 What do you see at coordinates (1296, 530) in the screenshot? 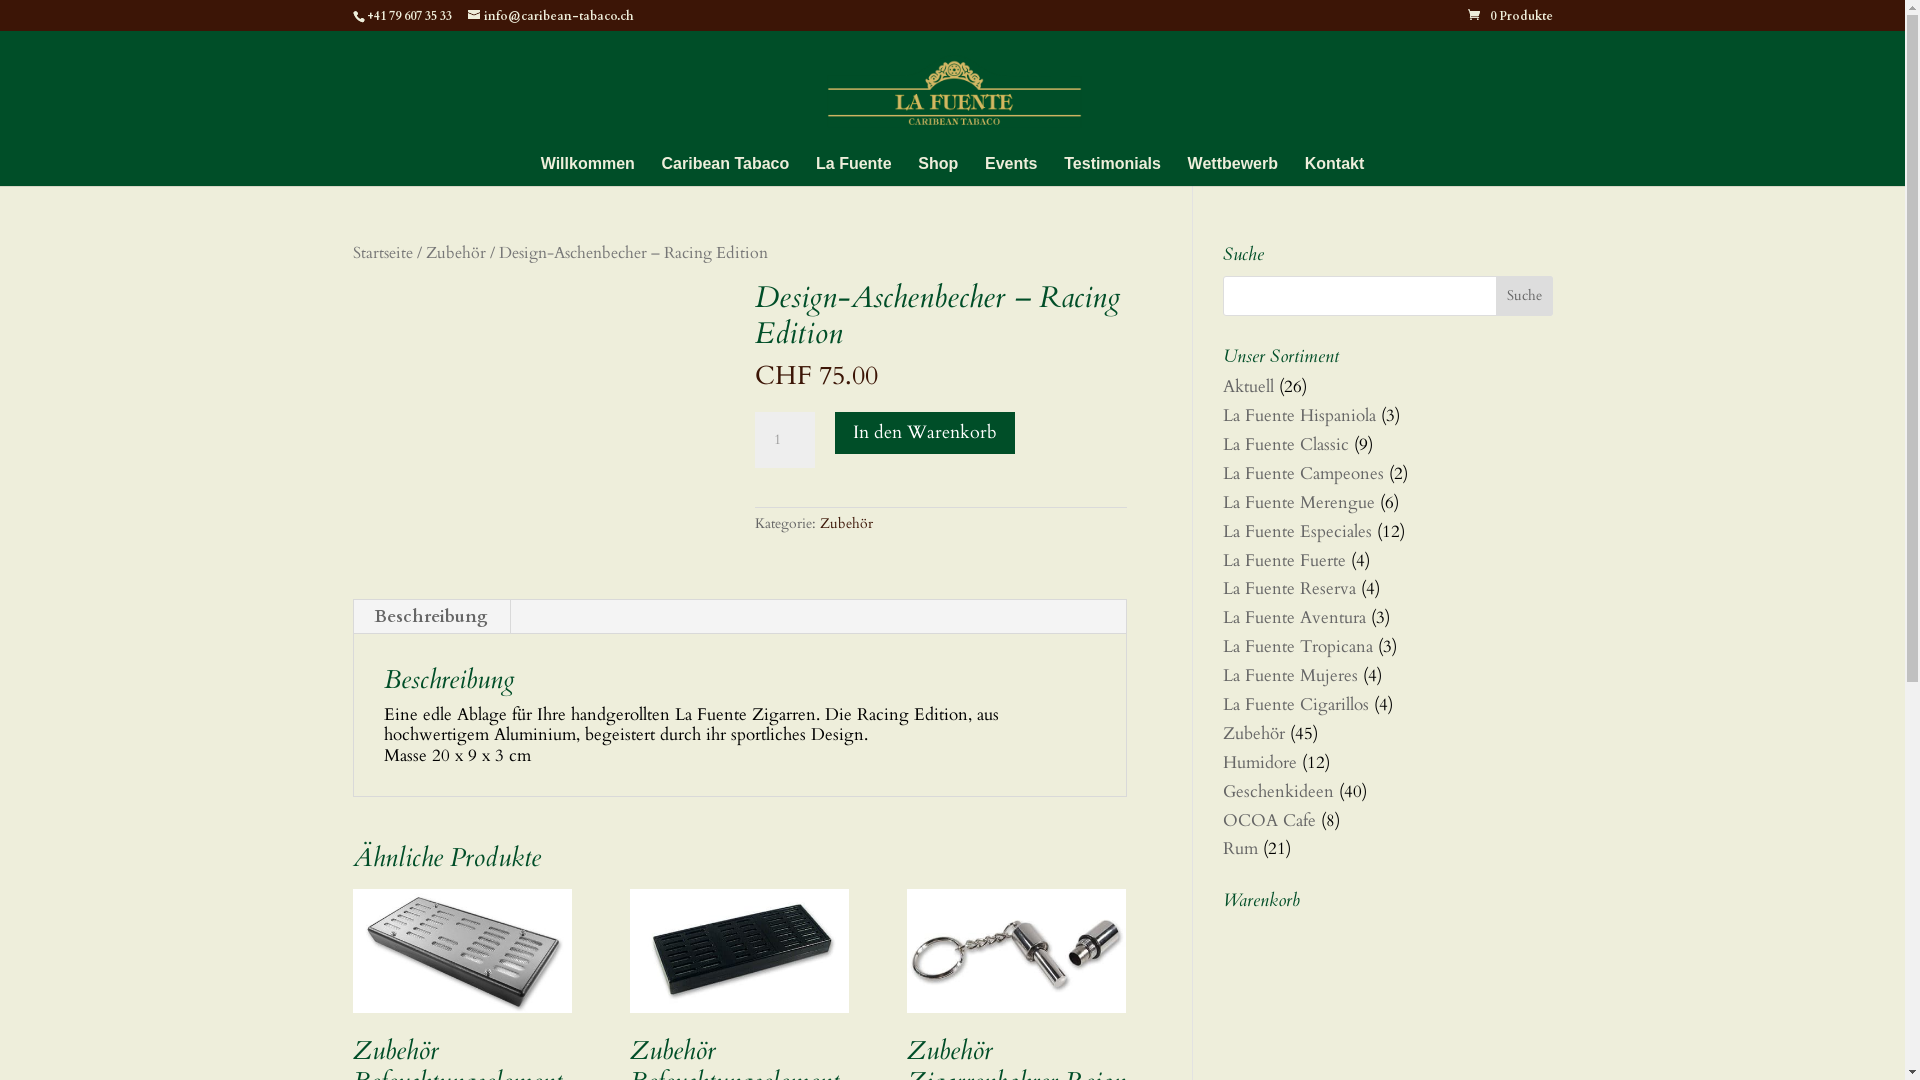
I see `'La Fuente Especiales'` at bounding box center [1296, 530].